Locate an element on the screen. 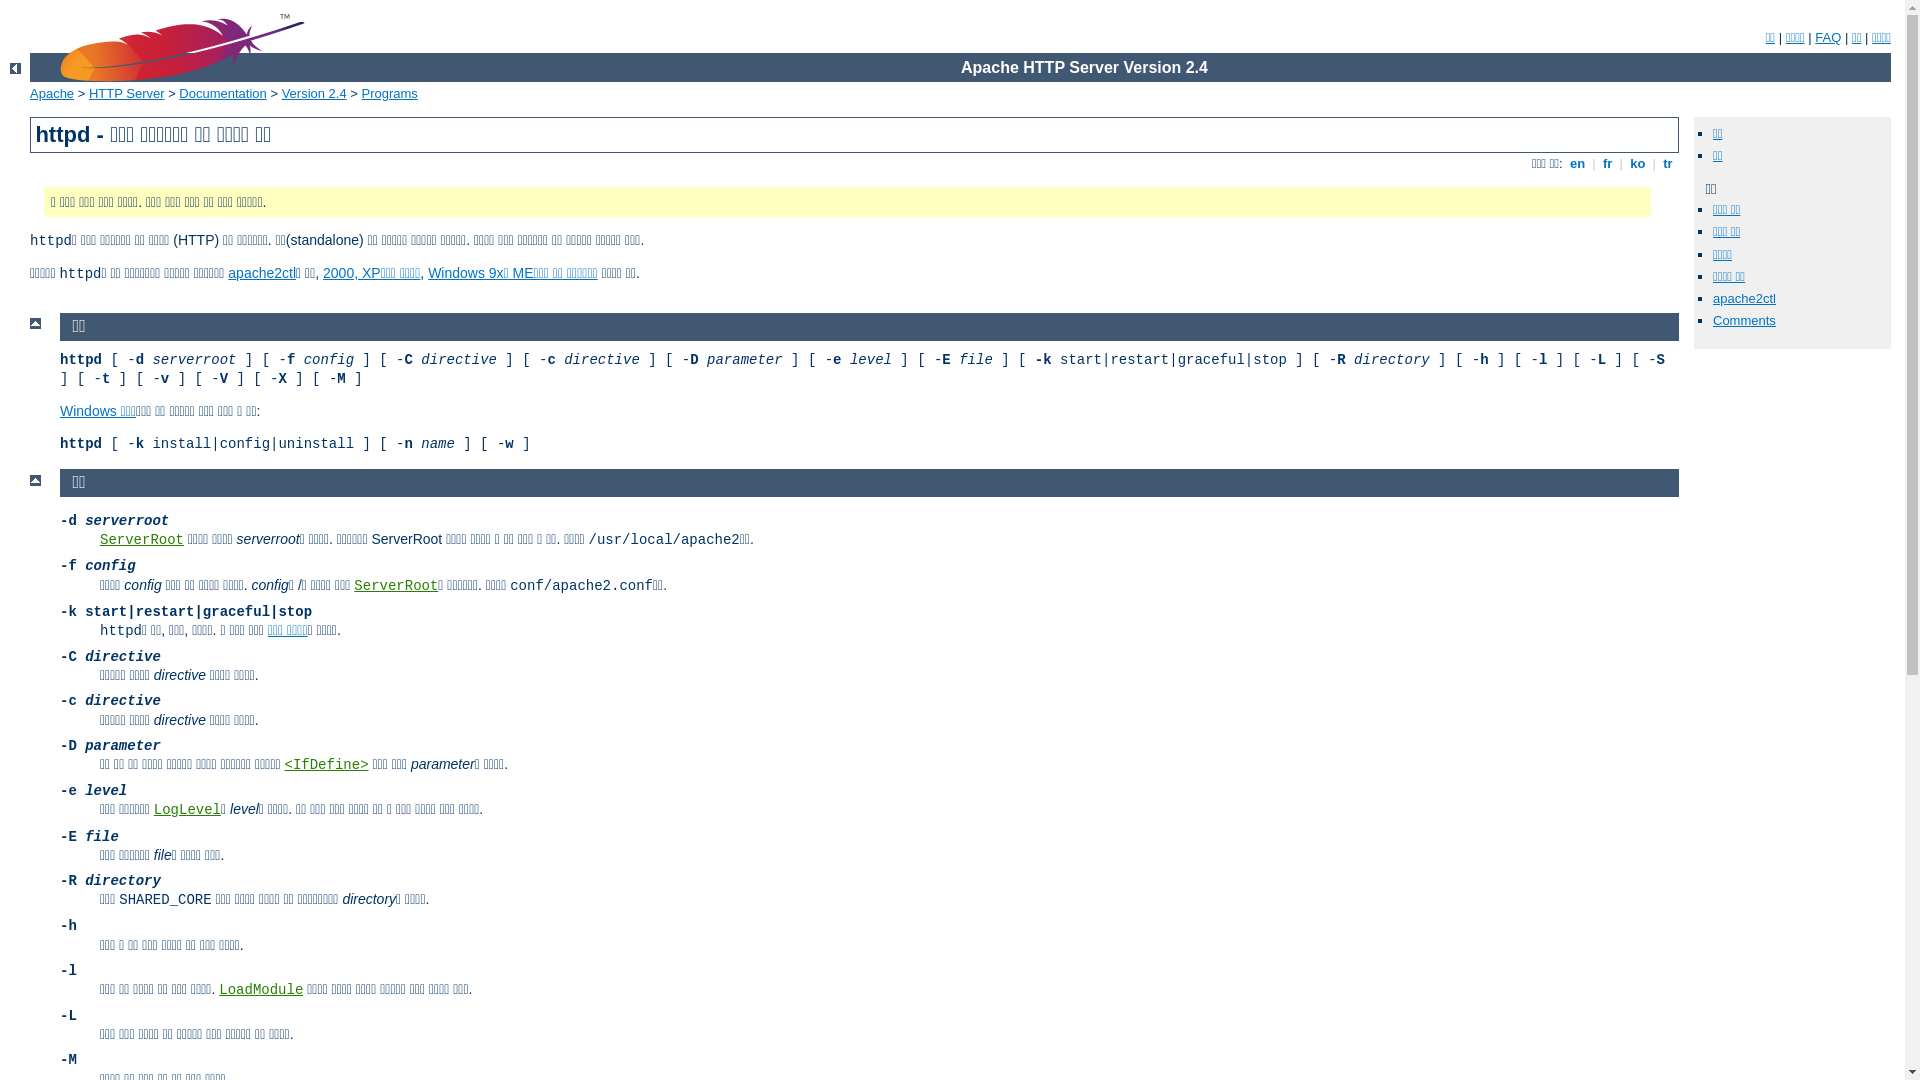 This screenshot has width=1920, height=1080. 'LoadModule' is located at coordinates (259, 990).